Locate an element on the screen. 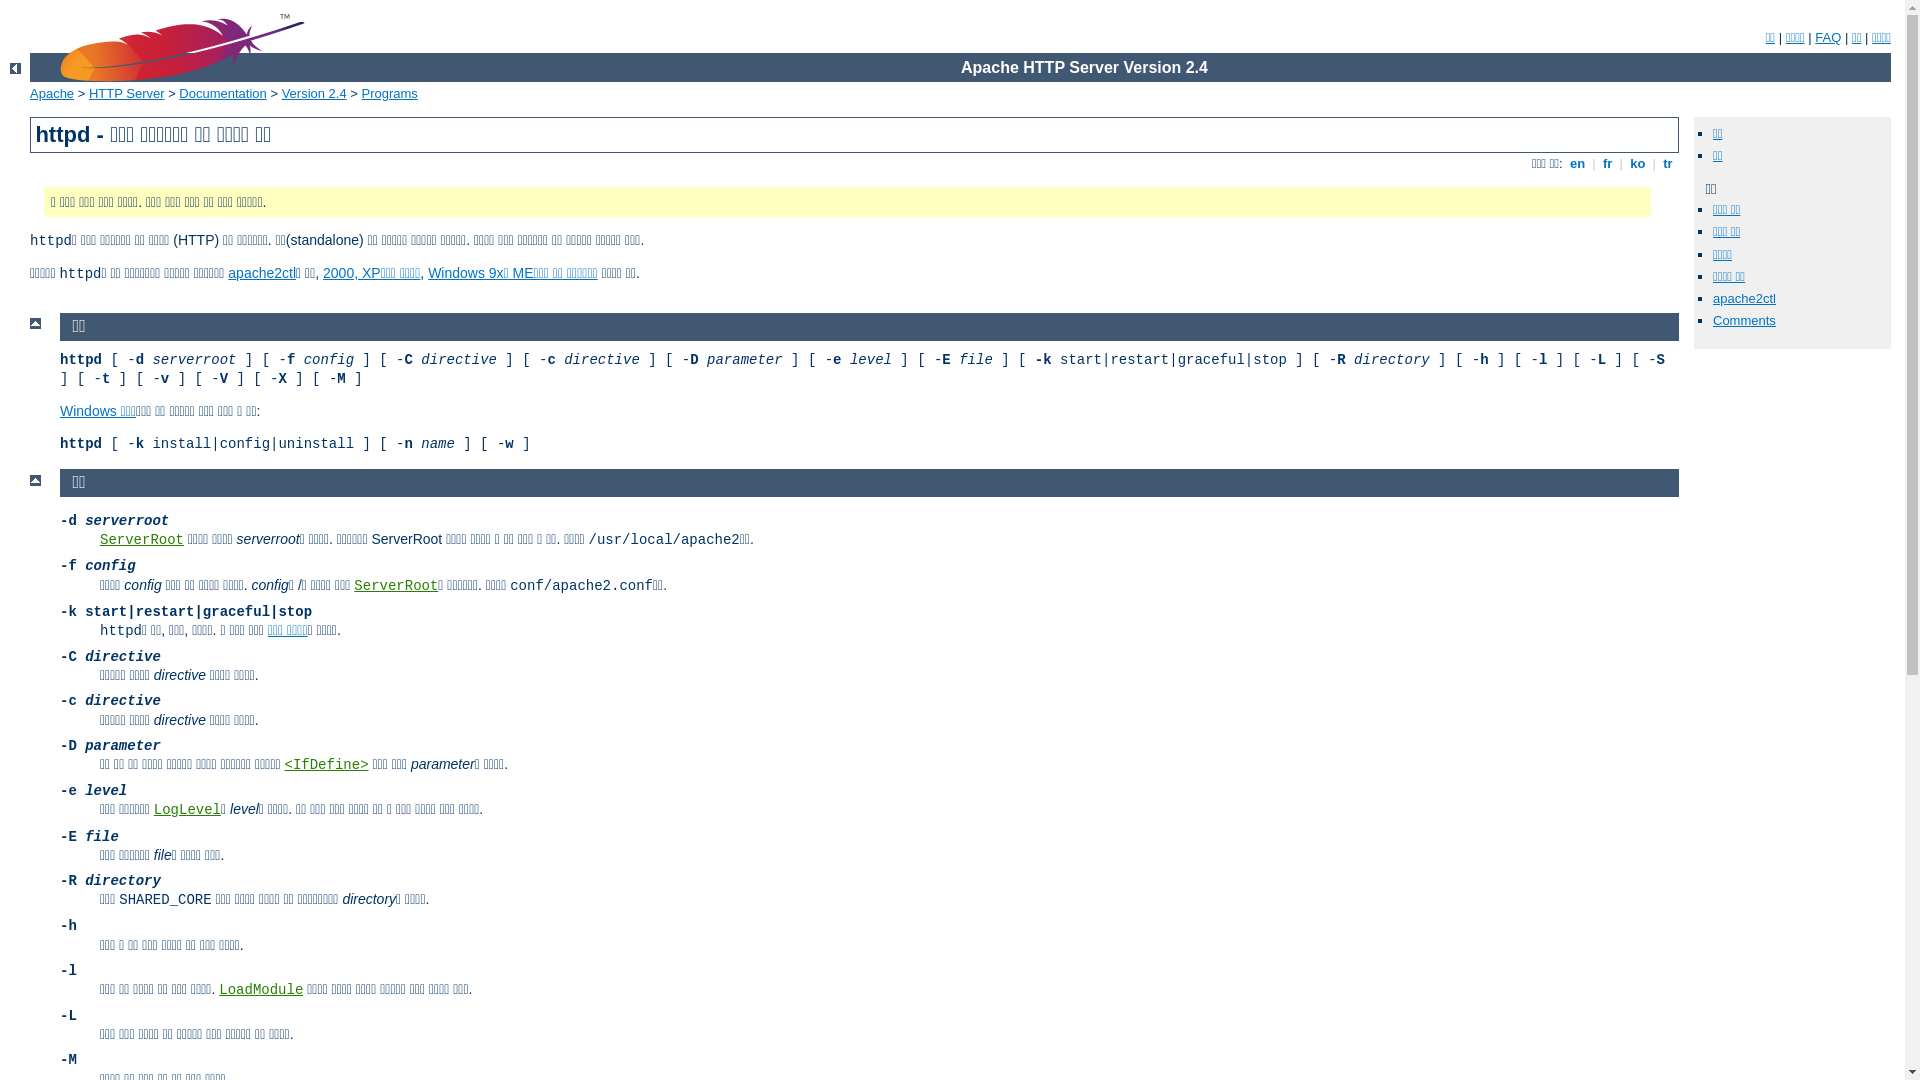 This screenshot has width=1920, height=1080. 'LoadModule' is located at coordinates (259, 990).